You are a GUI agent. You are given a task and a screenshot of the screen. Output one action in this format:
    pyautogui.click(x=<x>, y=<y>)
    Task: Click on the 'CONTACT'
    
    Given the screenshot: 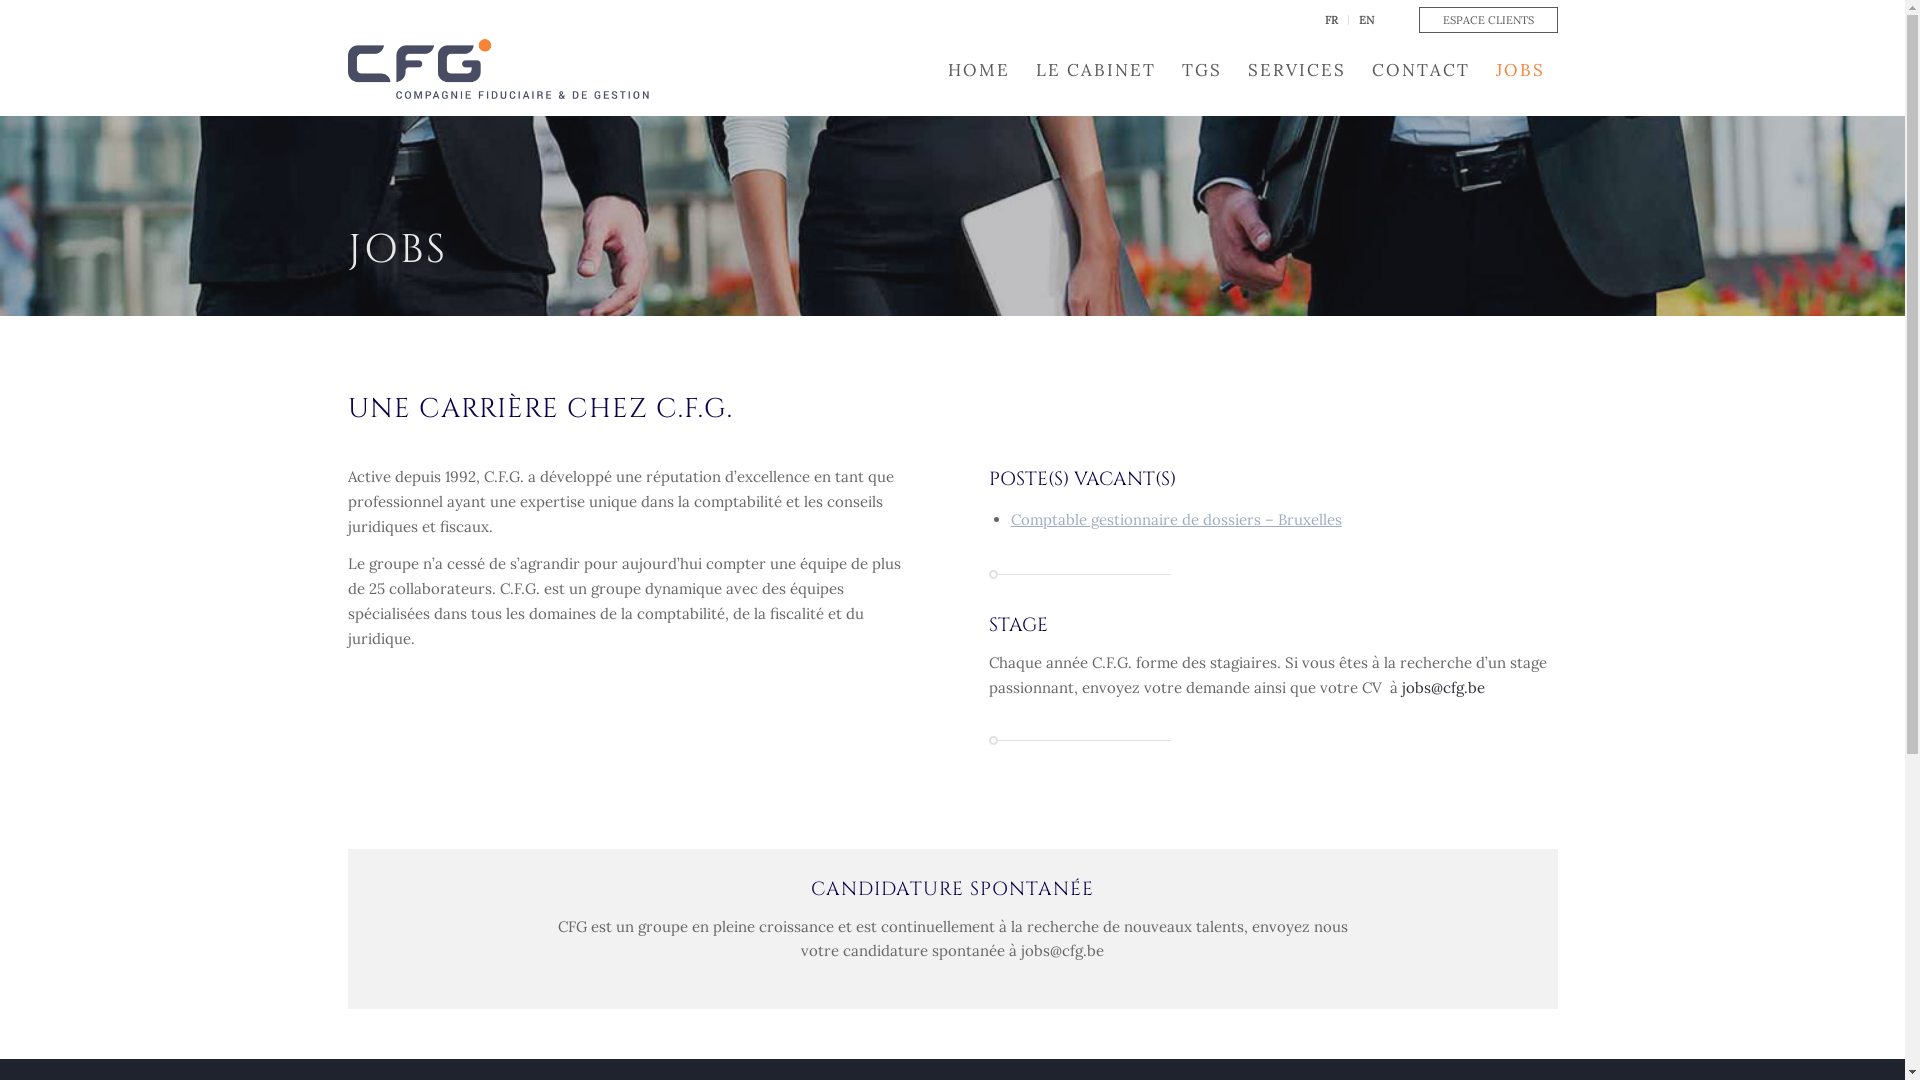 What is the action you would take?
    pyautogui.click(x=1419, y=68)
    